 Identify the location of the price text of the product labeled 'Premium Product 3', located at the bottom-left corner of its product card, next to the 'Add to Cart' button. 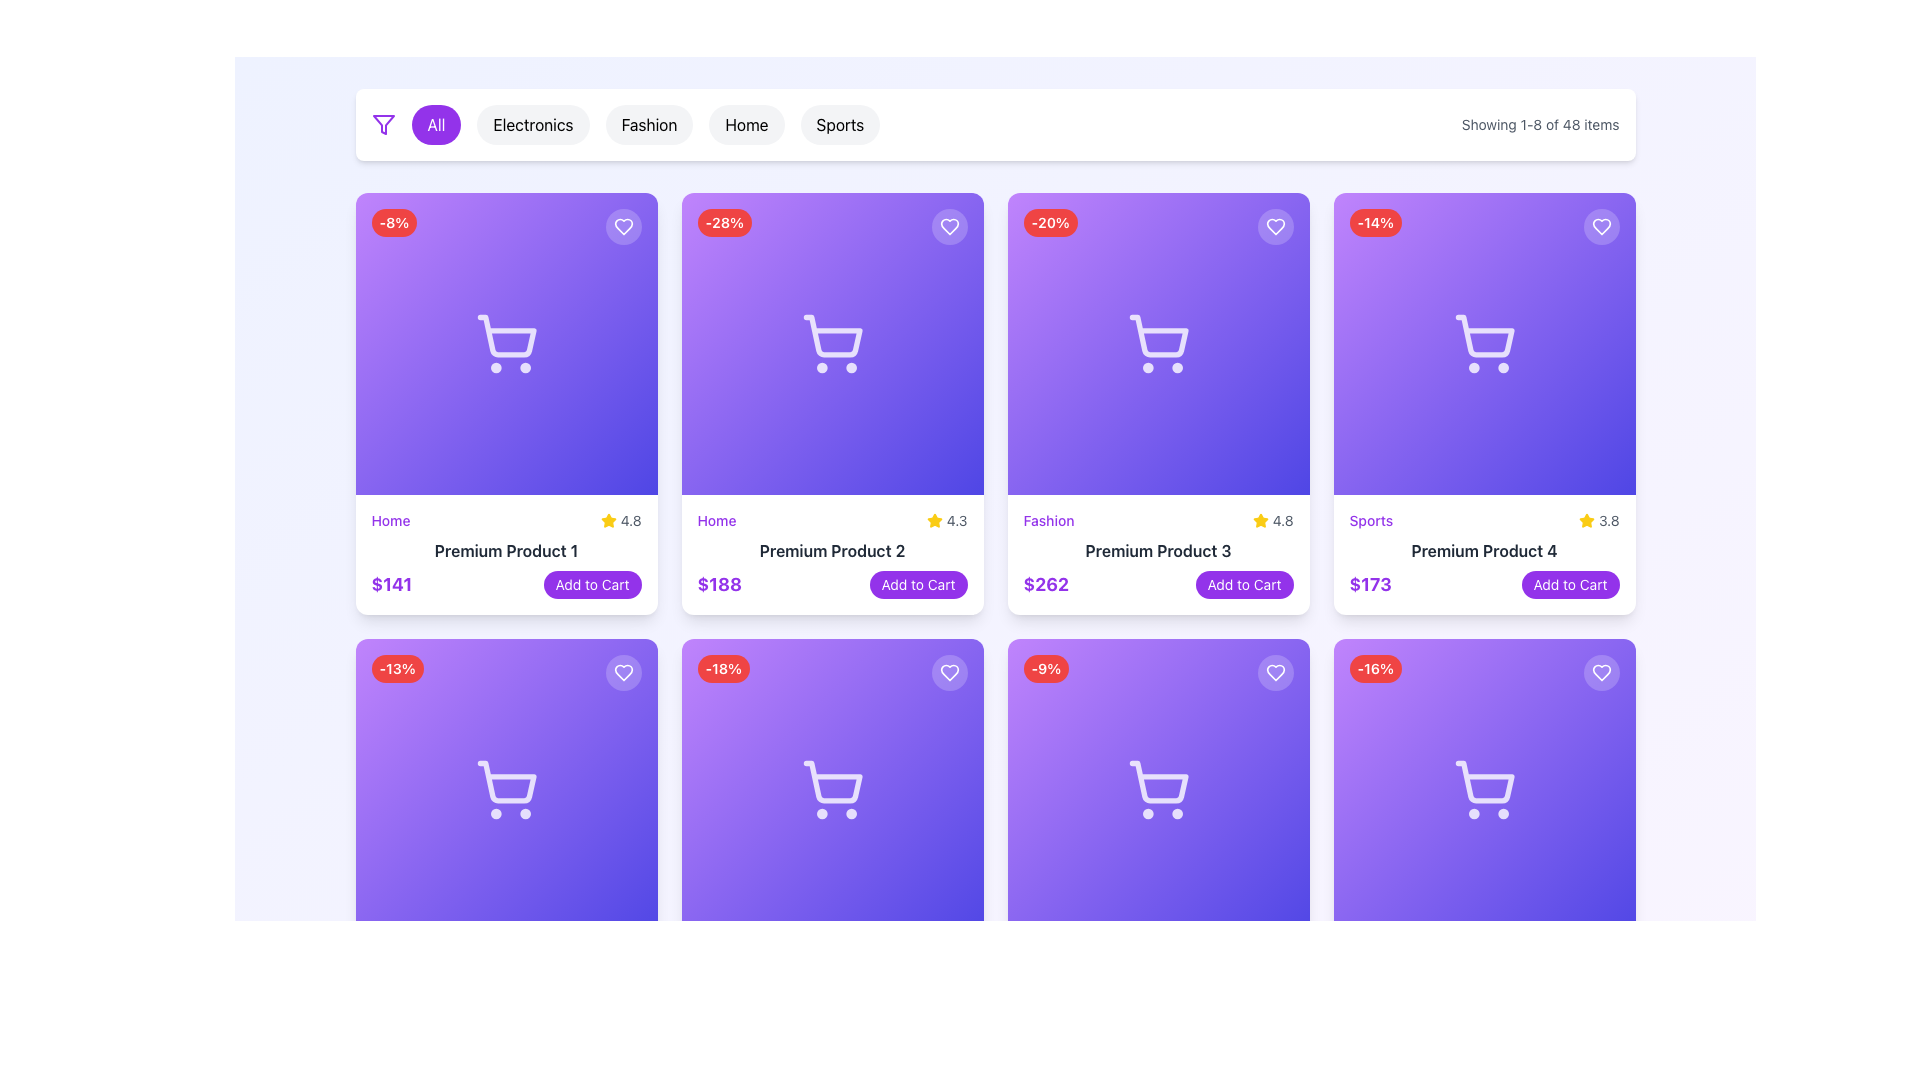
(1045, 585).